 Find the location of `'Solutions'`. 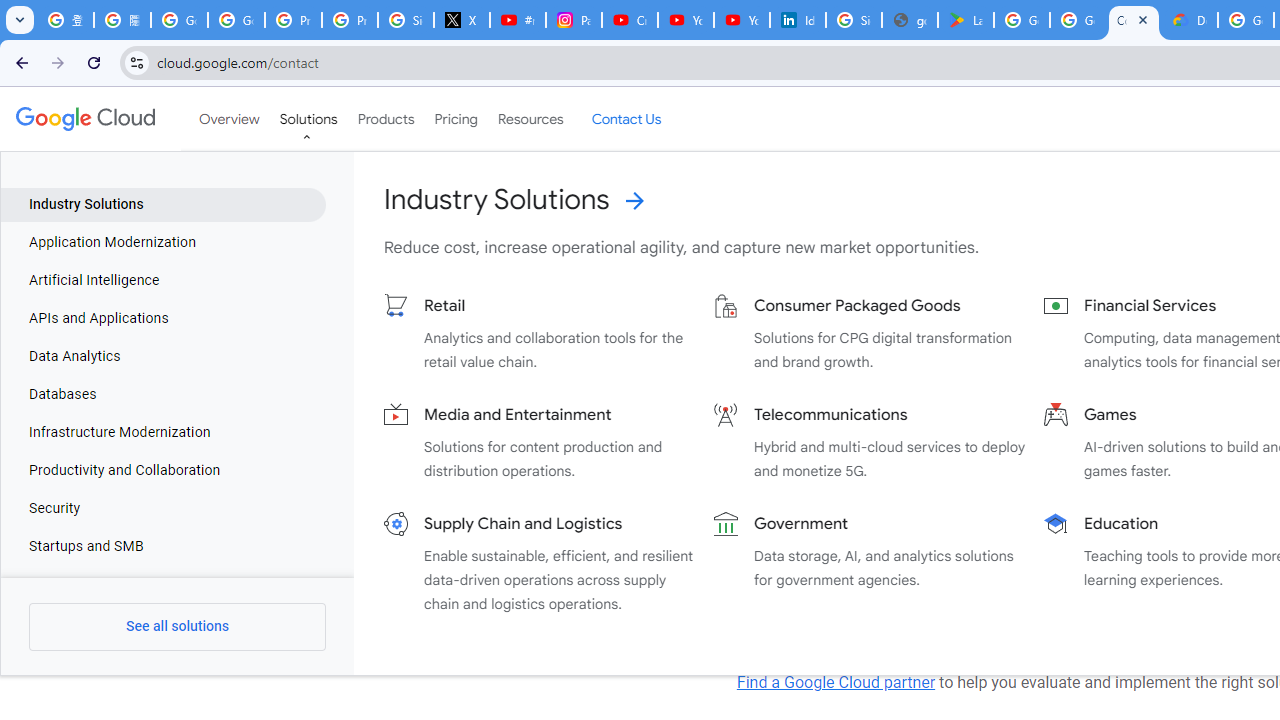

'Solutions' is located at coordinates (307, 119).